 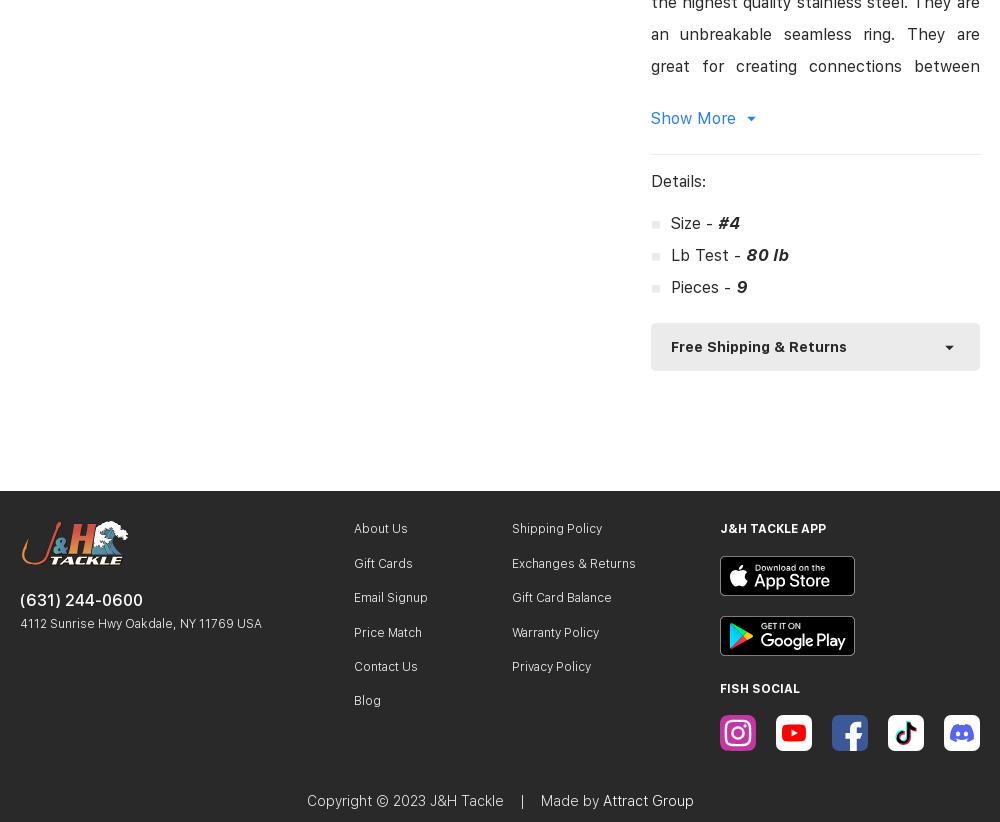 What do you see at coordinates (760, 686) in the screenshot?
I see `'Fish Social'` at bounding box center [760, 686].